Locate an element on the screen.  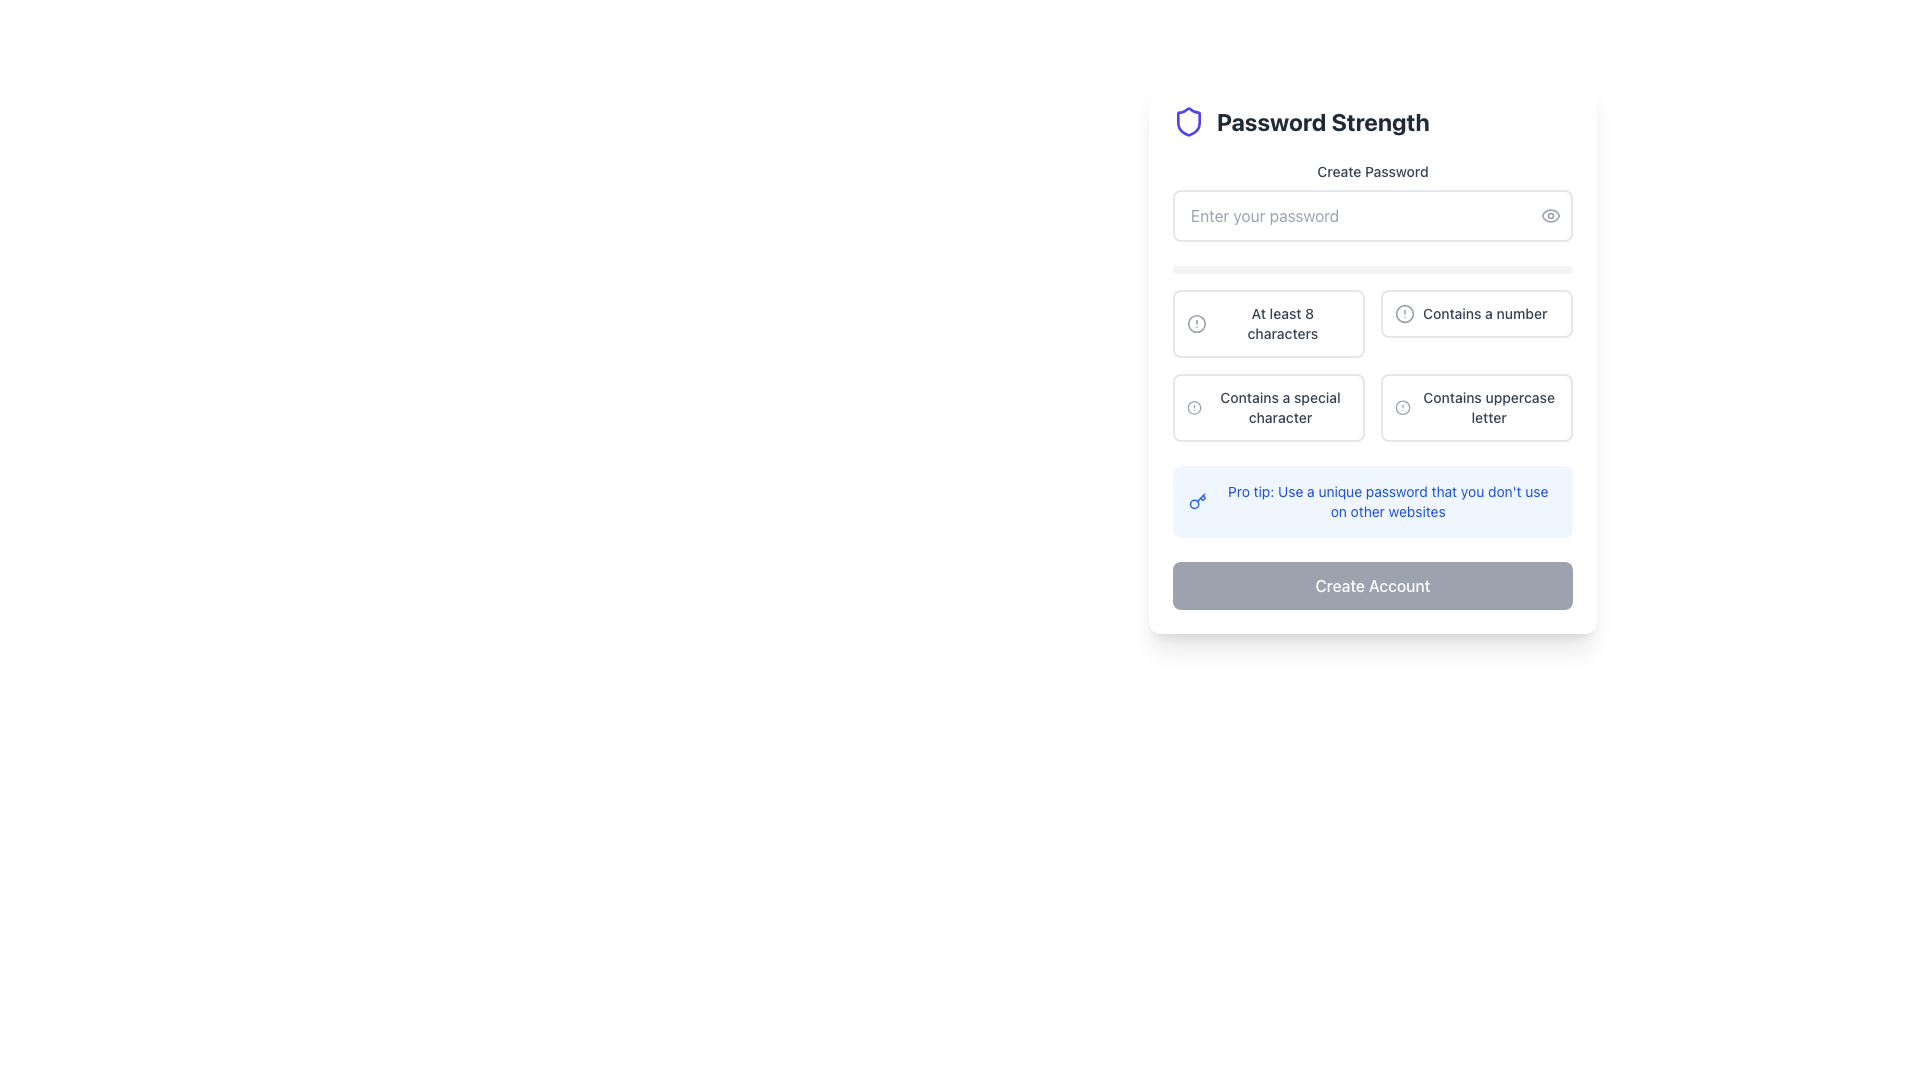
the SVG Circle element that is the background of the 'Contains uppercase letter' icon in the password strength validation section is located at coordinates (1402, 407).